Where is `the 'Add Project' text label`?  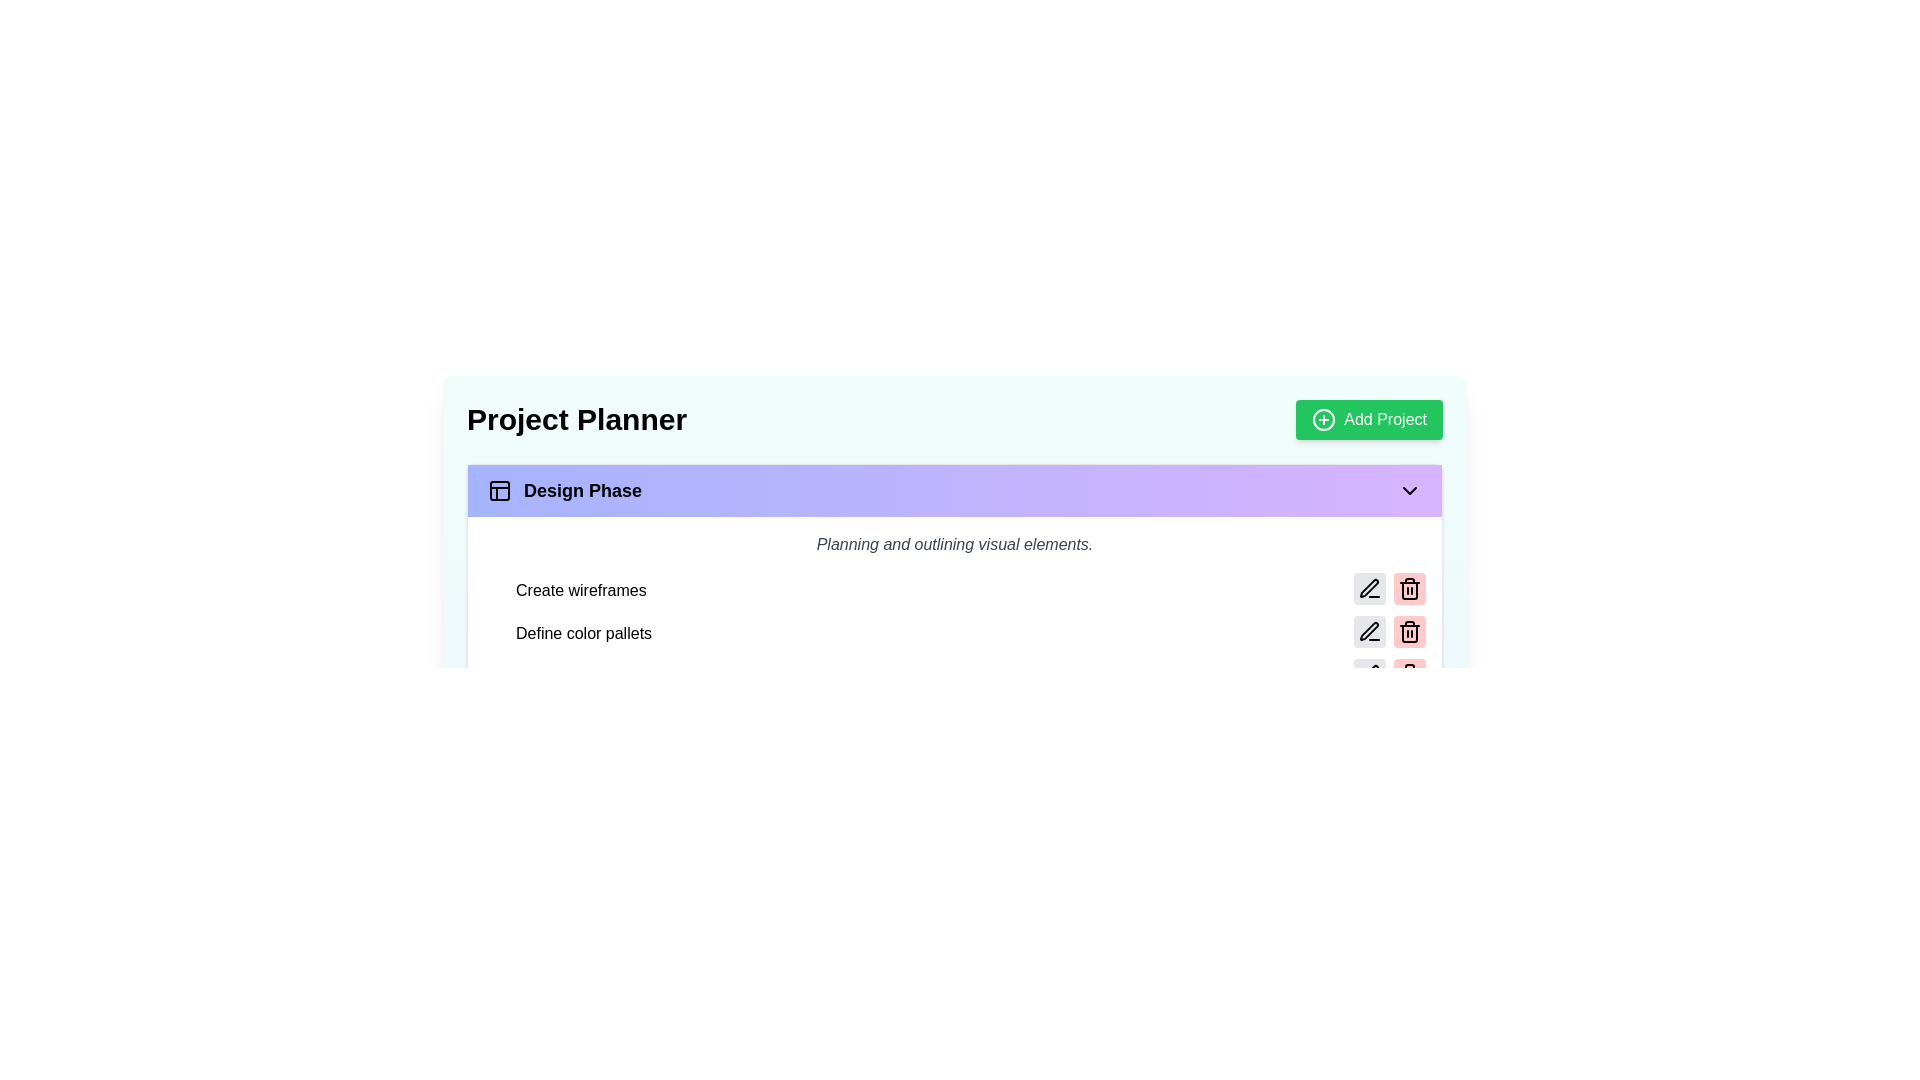
the 'Add Project' text label is located at coordinates (1384, 419).